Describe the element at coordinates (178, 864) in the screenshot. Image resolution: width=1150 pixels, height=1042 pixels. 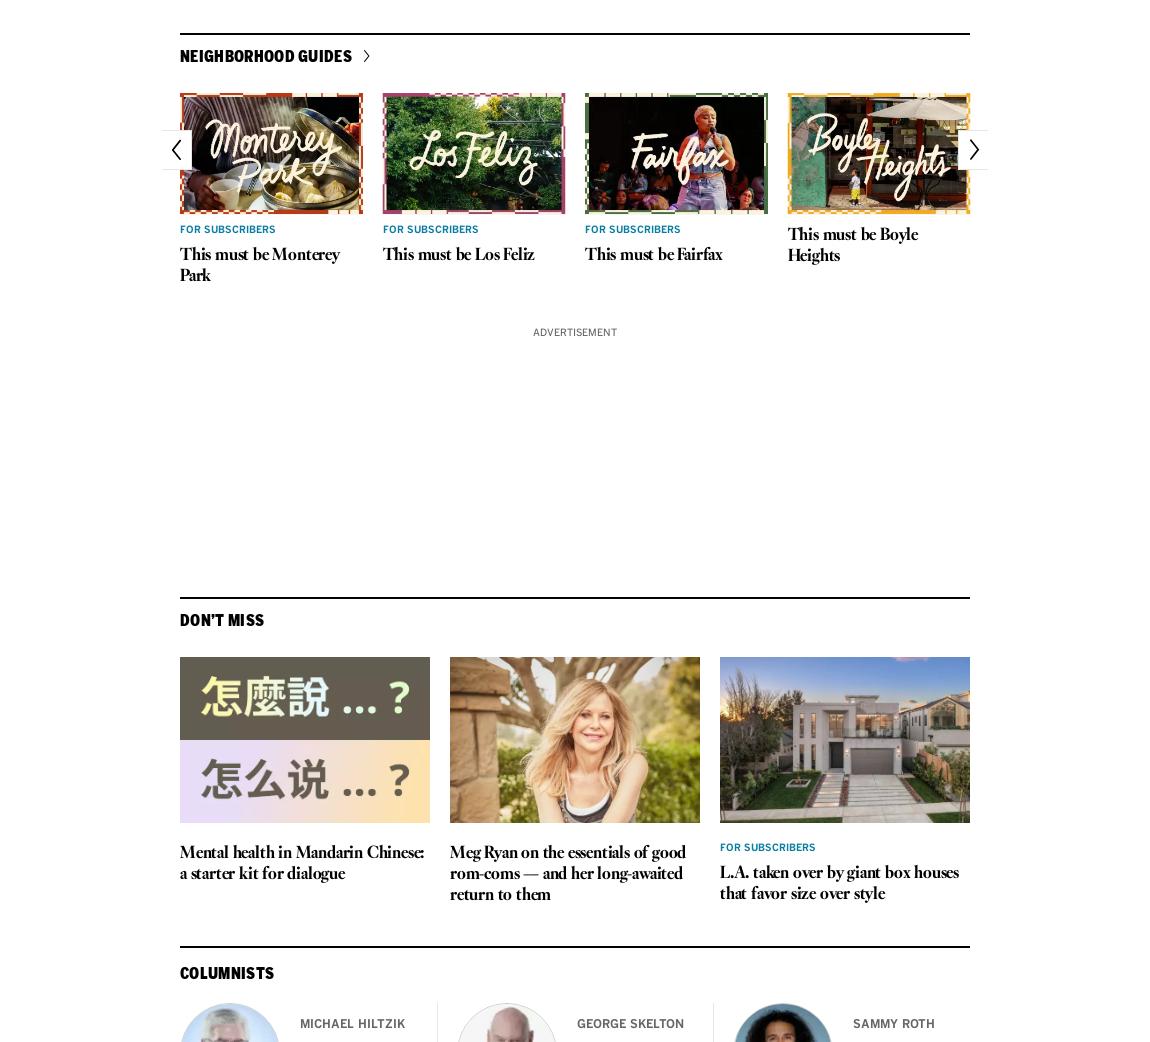
I see `'Mental health in Mandarin Chinese: a starter kit for dialogue'` at that location.